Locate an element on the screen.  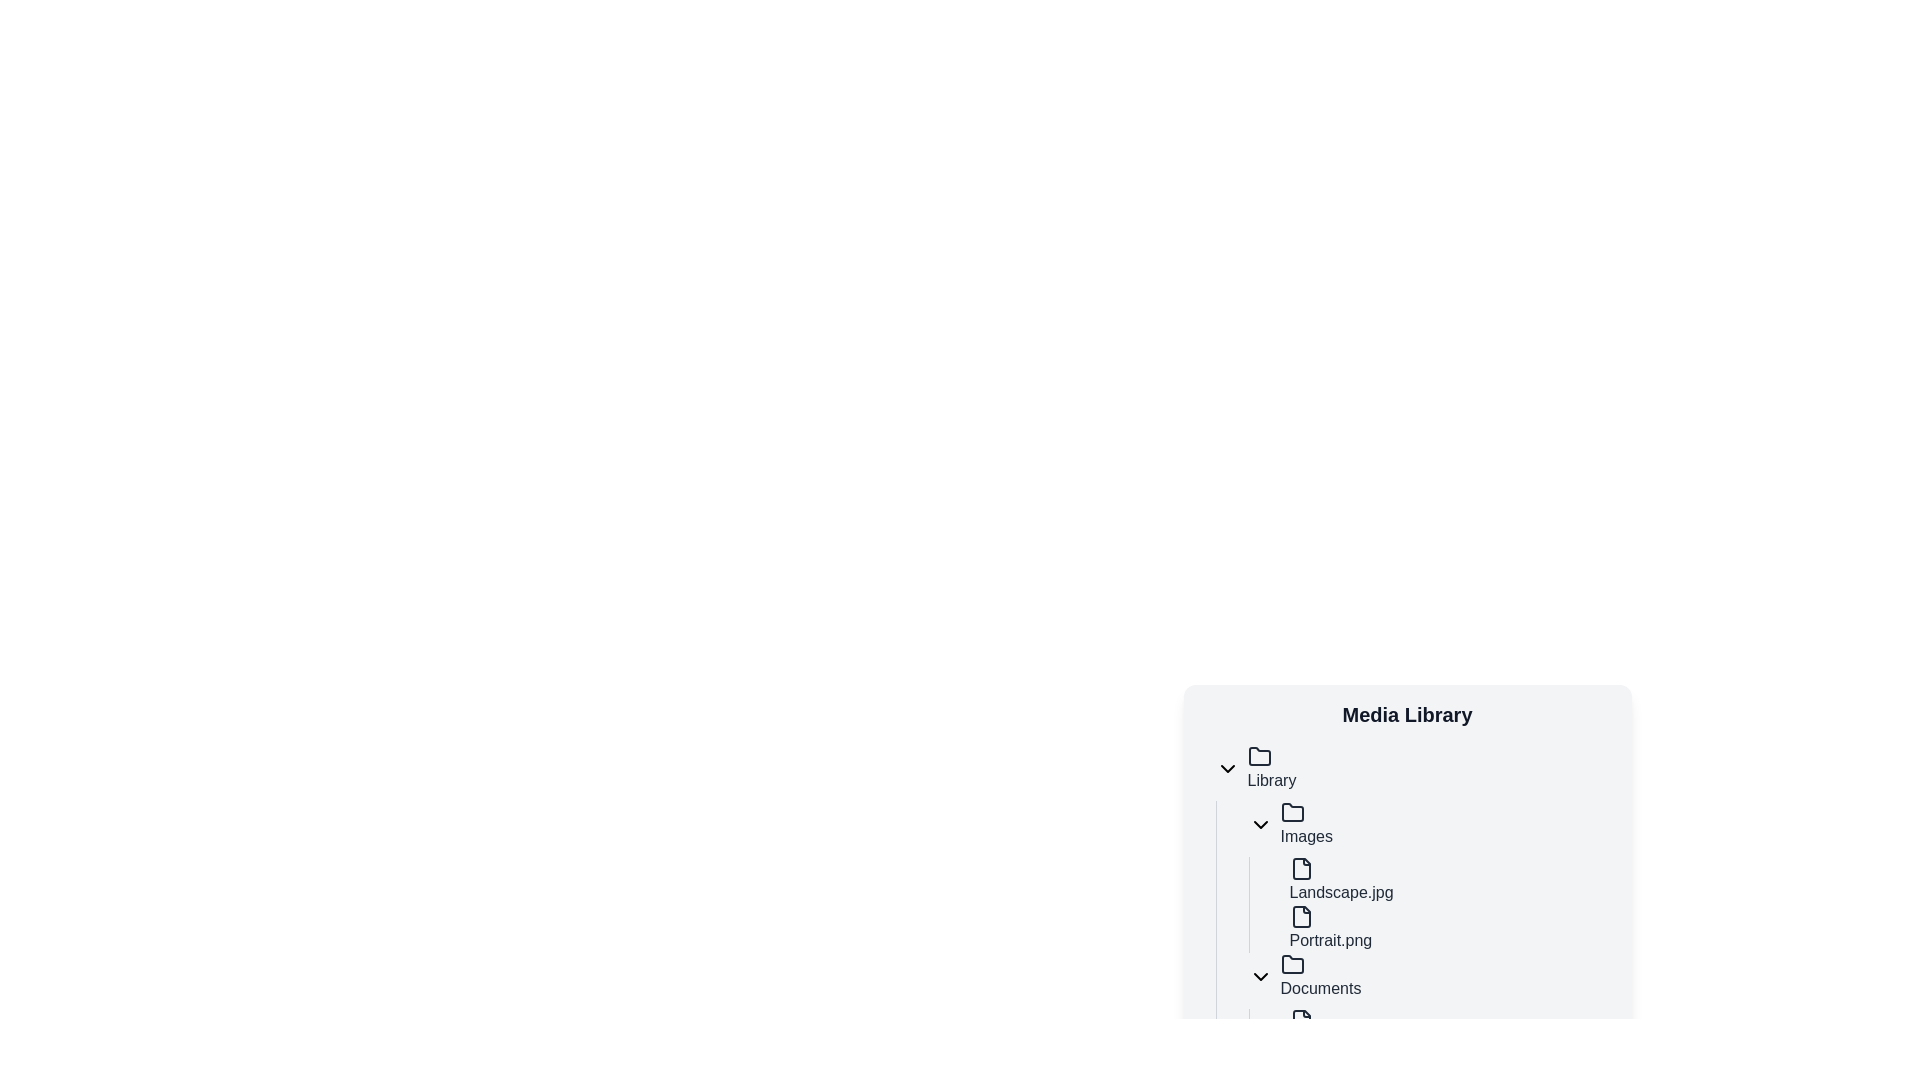
the folder icon located in the second tier of elements under the 'Library' directory, specifically associated with the 'Documents' entry is located at coordinates (1292, 963).